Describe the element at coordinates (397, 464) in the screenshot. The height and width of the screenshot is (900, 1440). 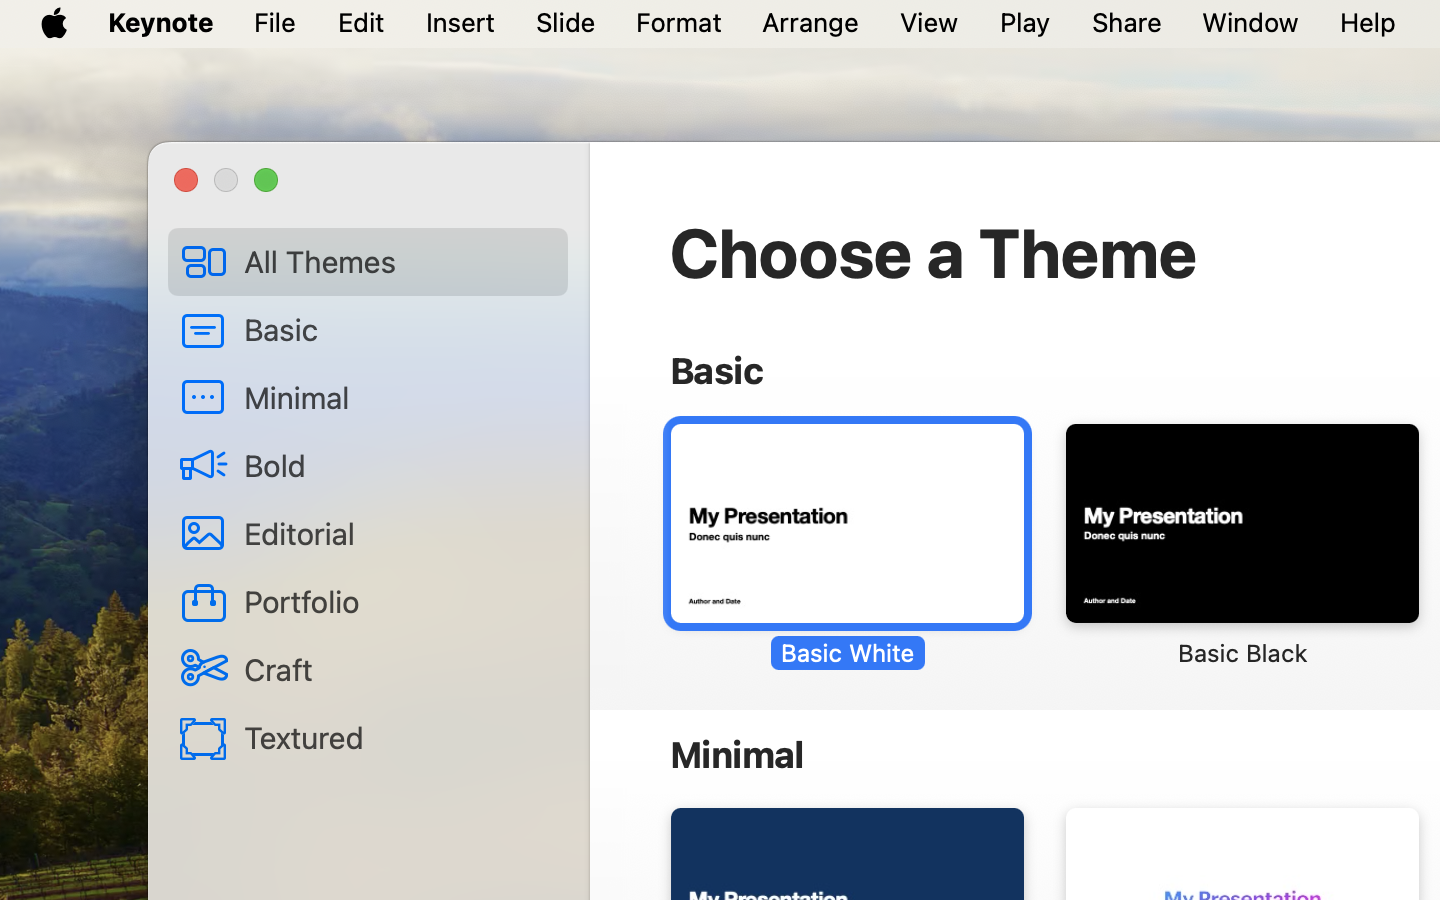
I see `'Bold'` at that location.